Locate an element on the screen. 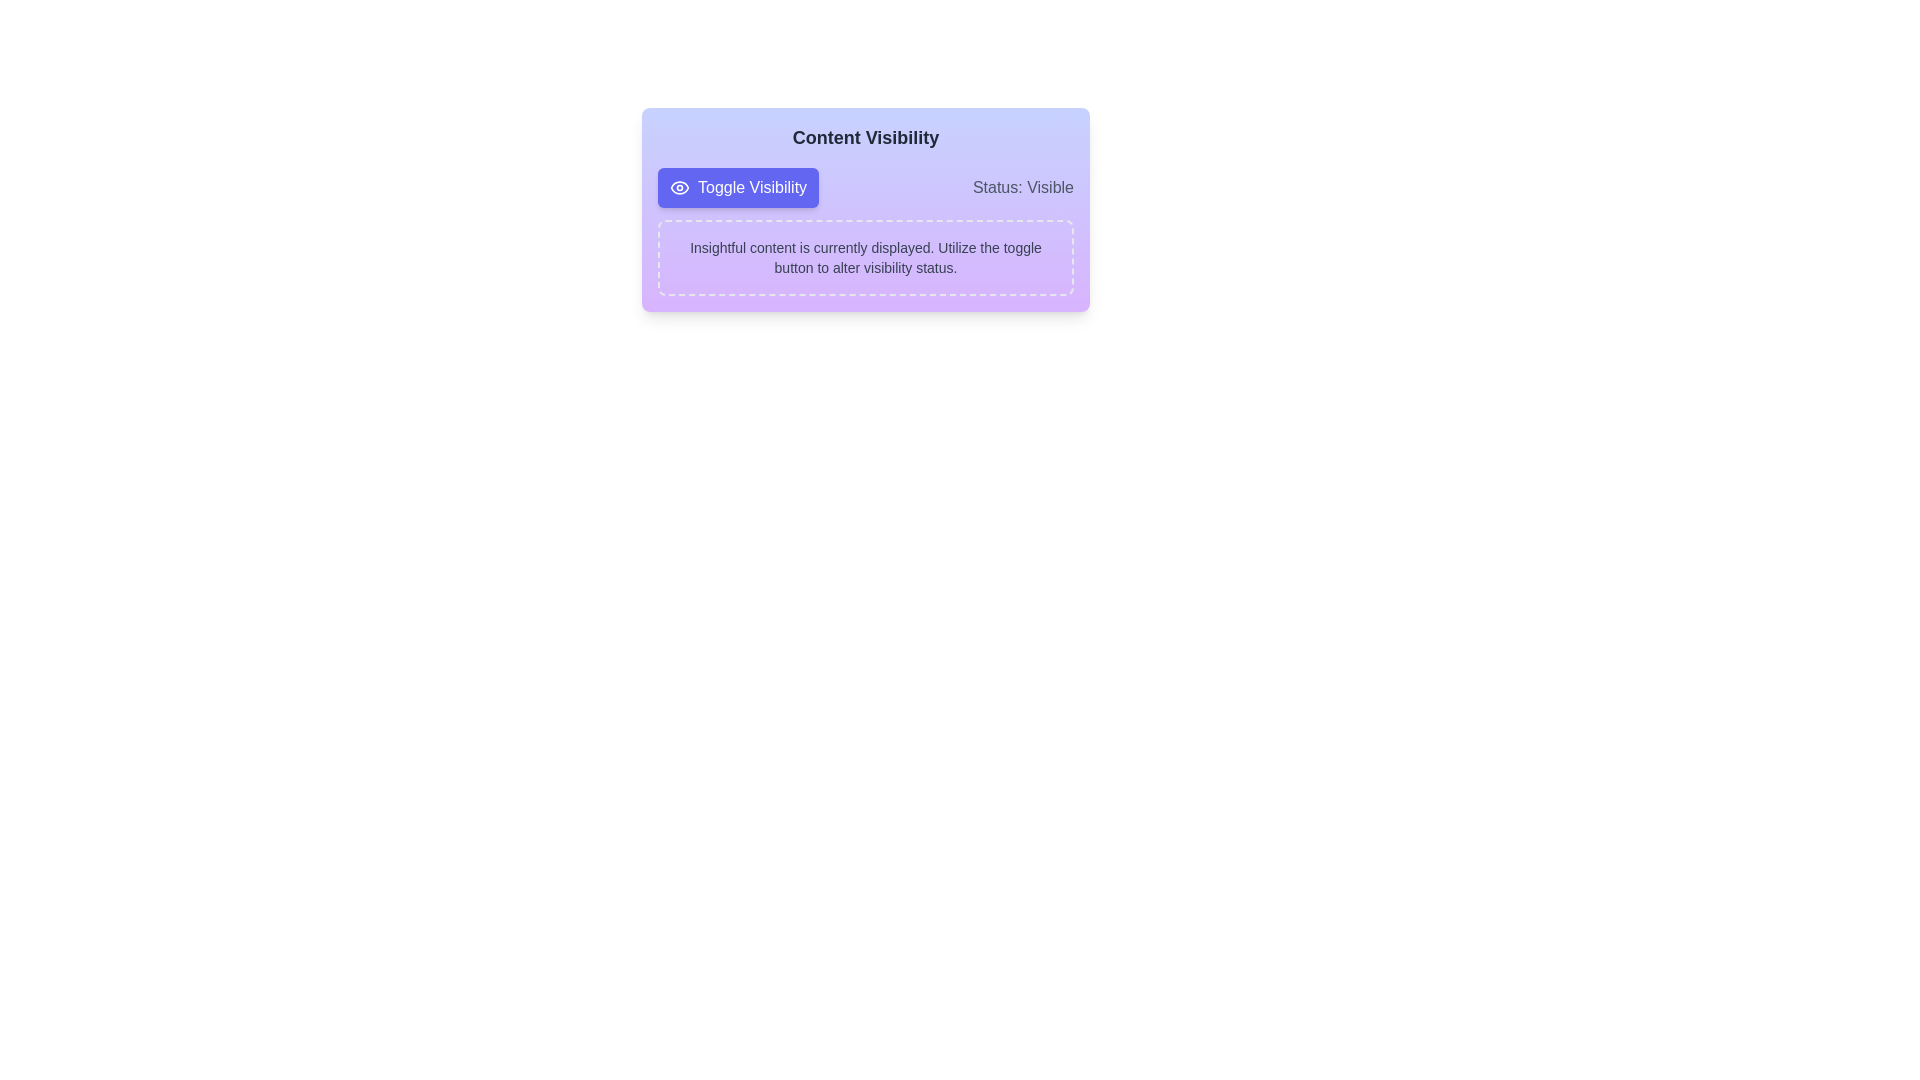 The image size is (1920, 1080). the 'Toggle Visibility' button to change the visibility of the content is located at coordinates (737, 188).